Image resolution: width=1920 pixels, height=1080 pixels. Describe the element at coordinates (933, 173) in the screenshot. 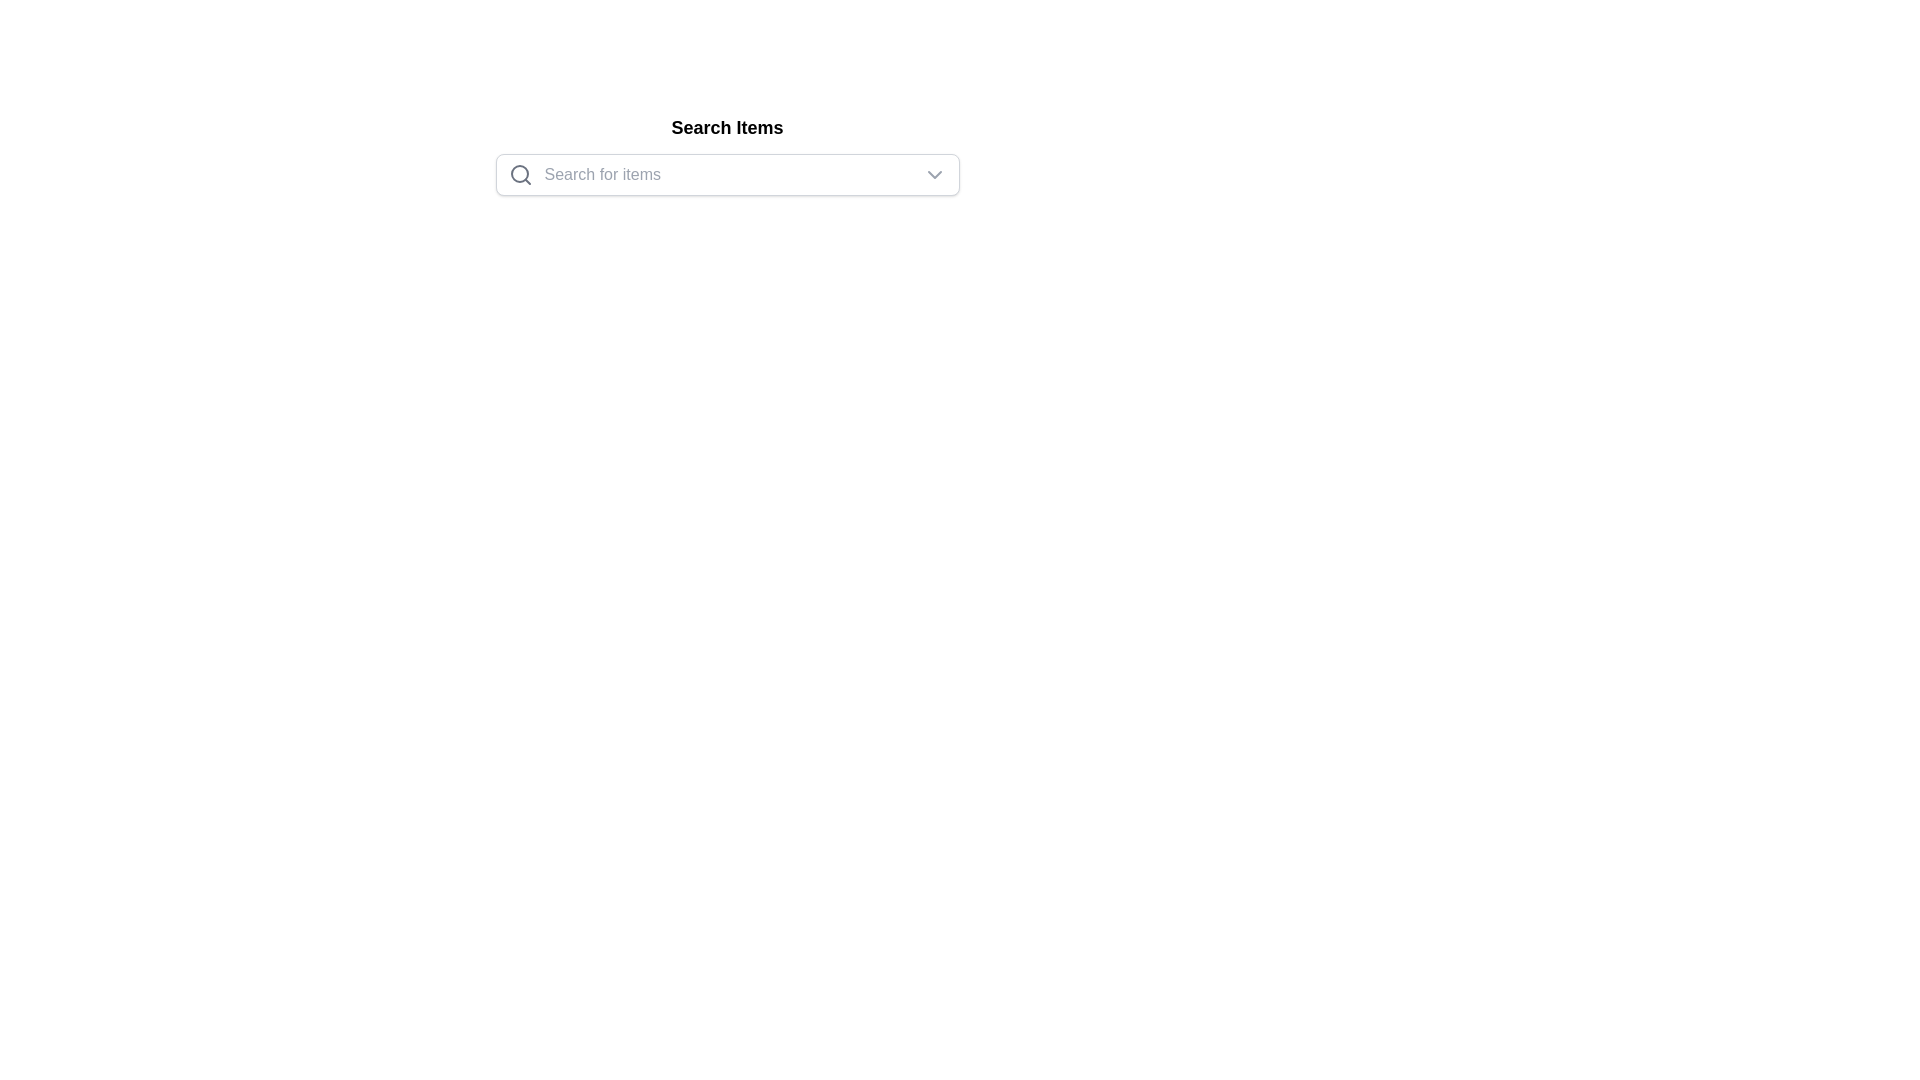

I see `the downward-pointing chevron icon at the right end of the search bar` at that location.